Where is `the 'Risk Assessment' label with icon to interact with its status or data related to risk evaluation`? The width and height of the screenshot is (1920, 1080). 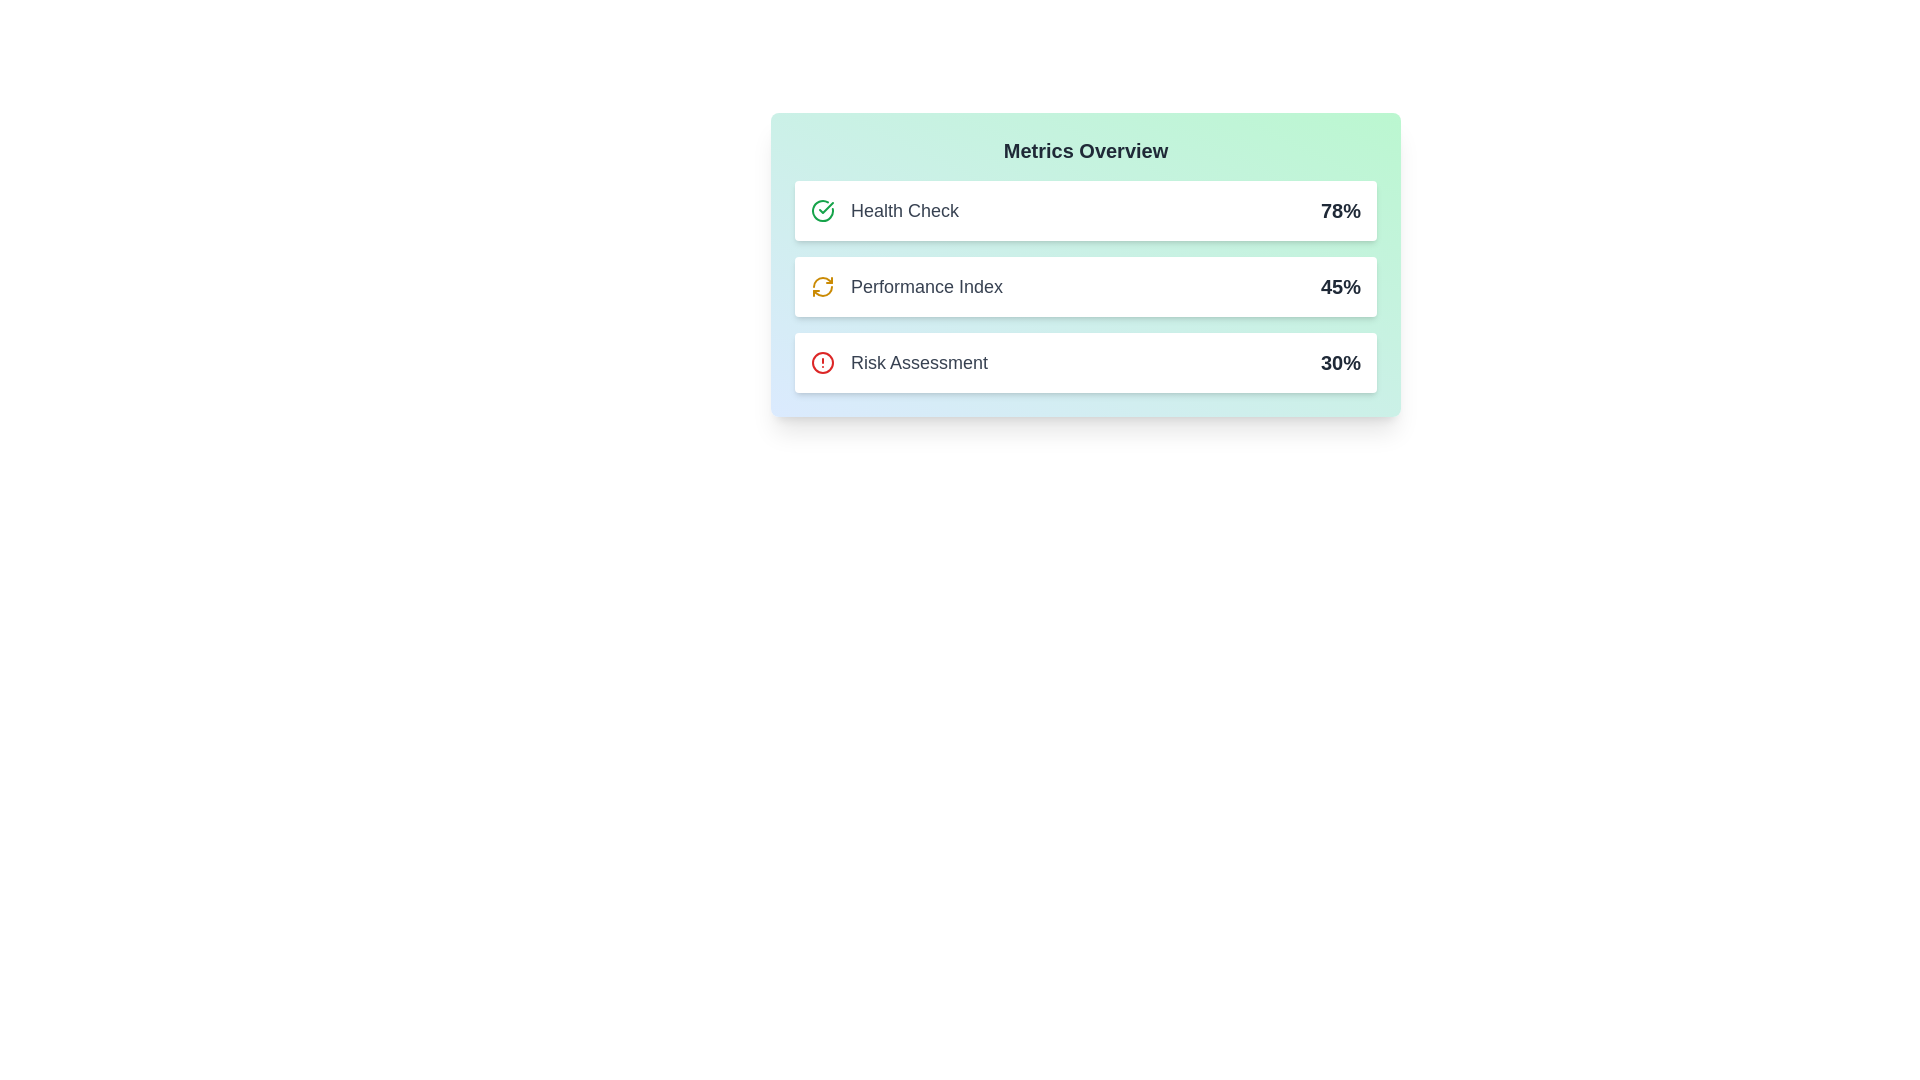 the 'Risk Assessment' label with icon to interact with its status or data related to risk evaluation is located at coordinates (898, 362).